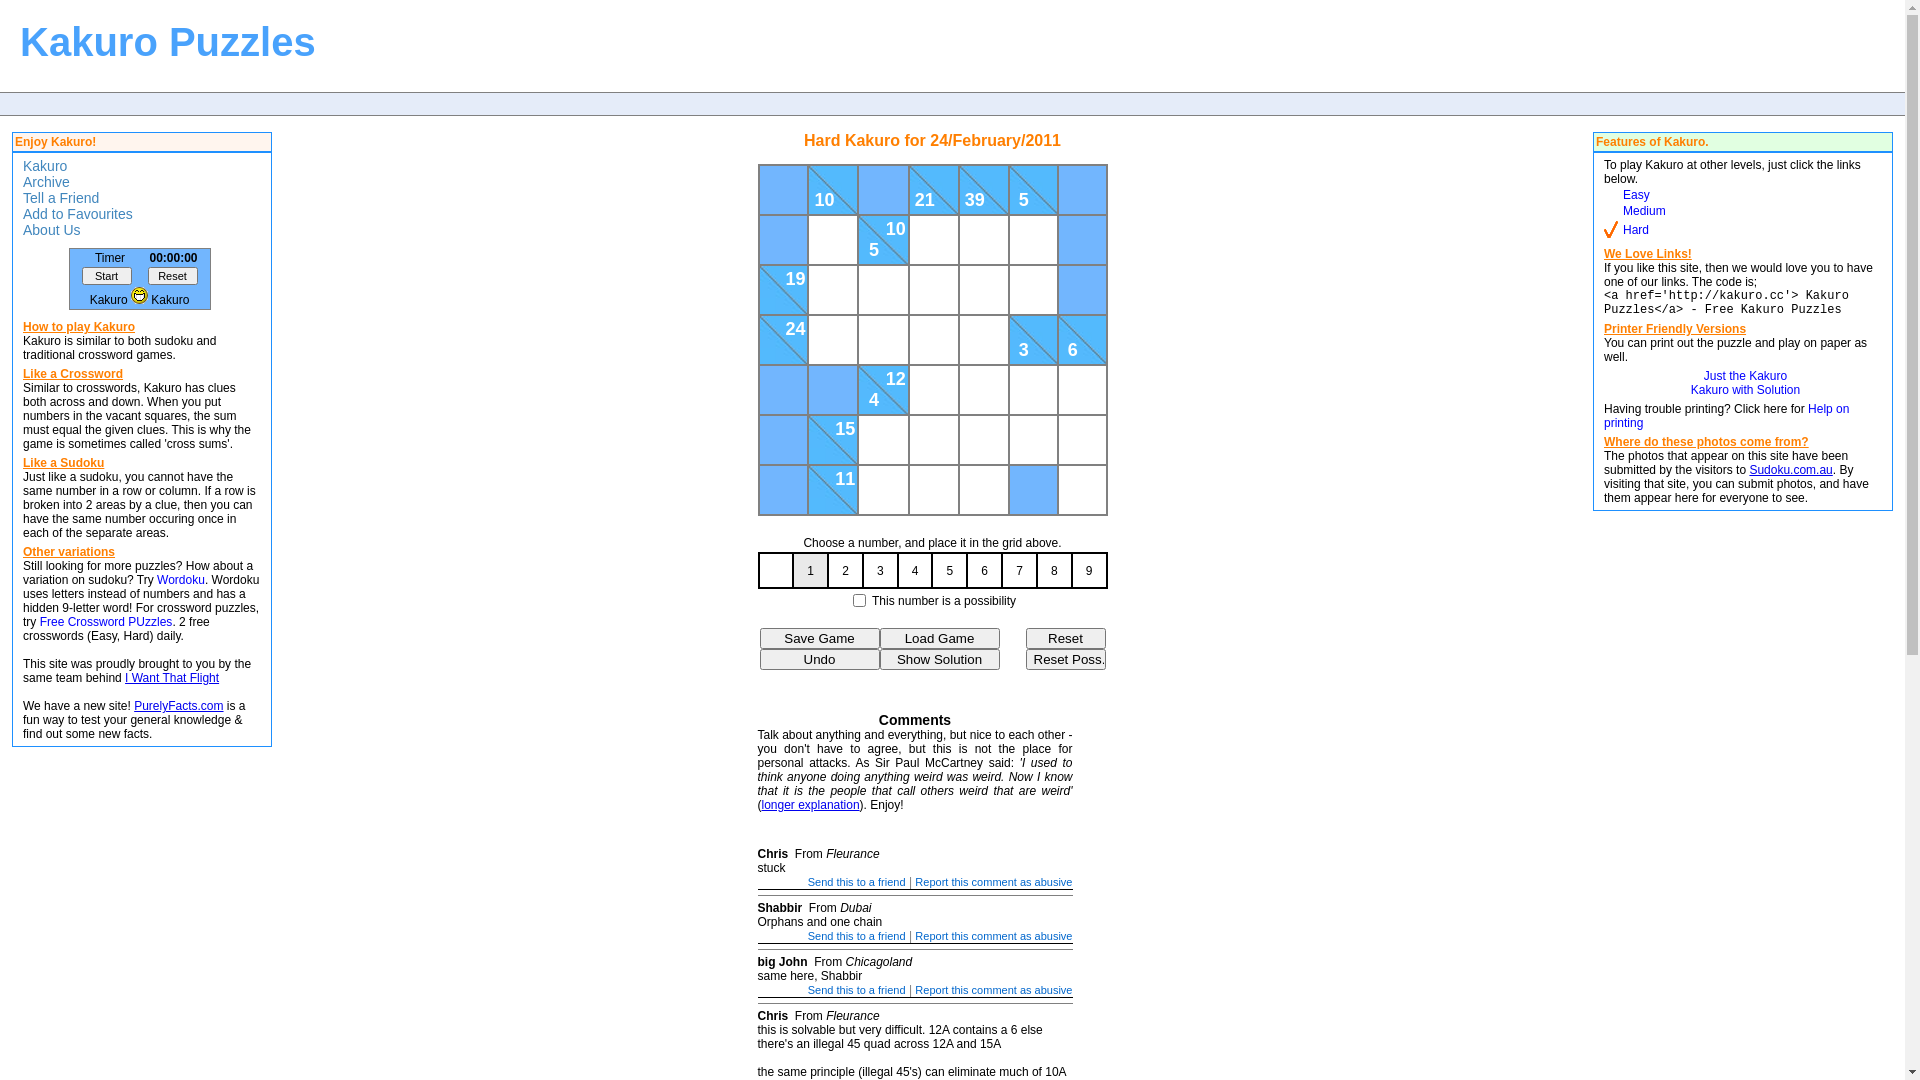 This screenshot has height=1080, width=1920. I want to click on 'Start', so click(105, 276).